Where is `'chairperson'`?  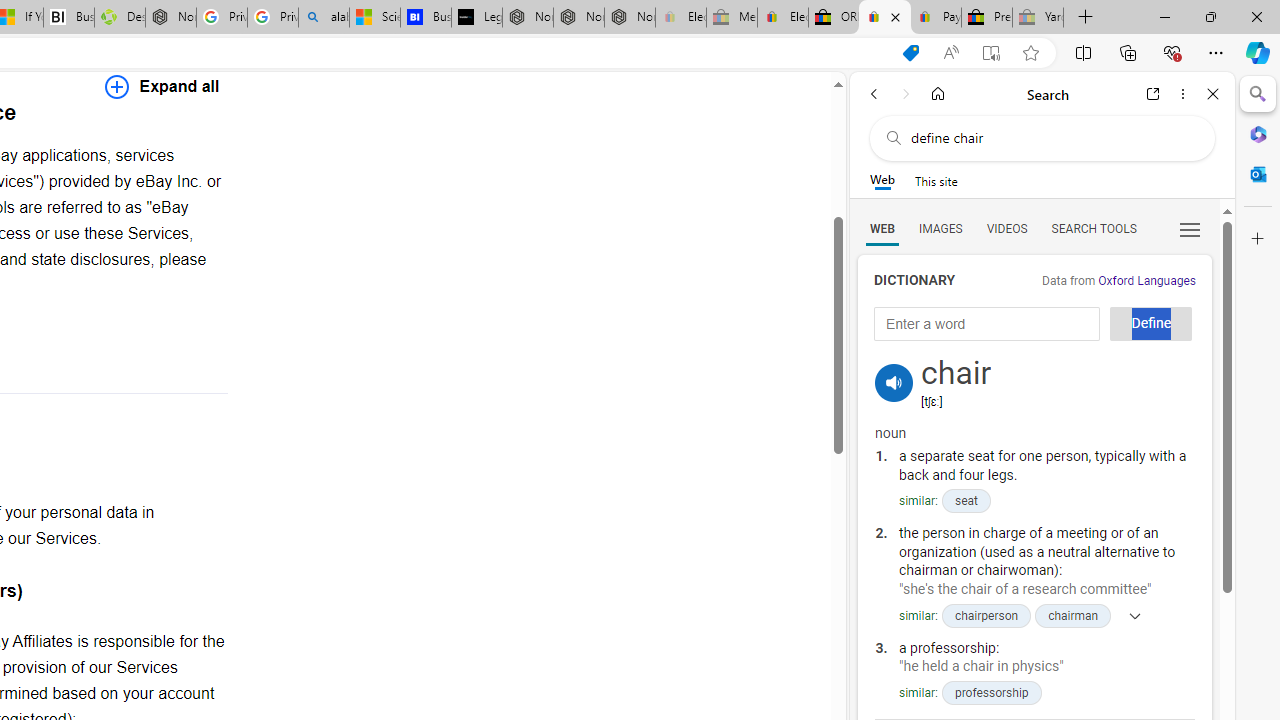 'chairperson' is located at coordinates (986, 614).